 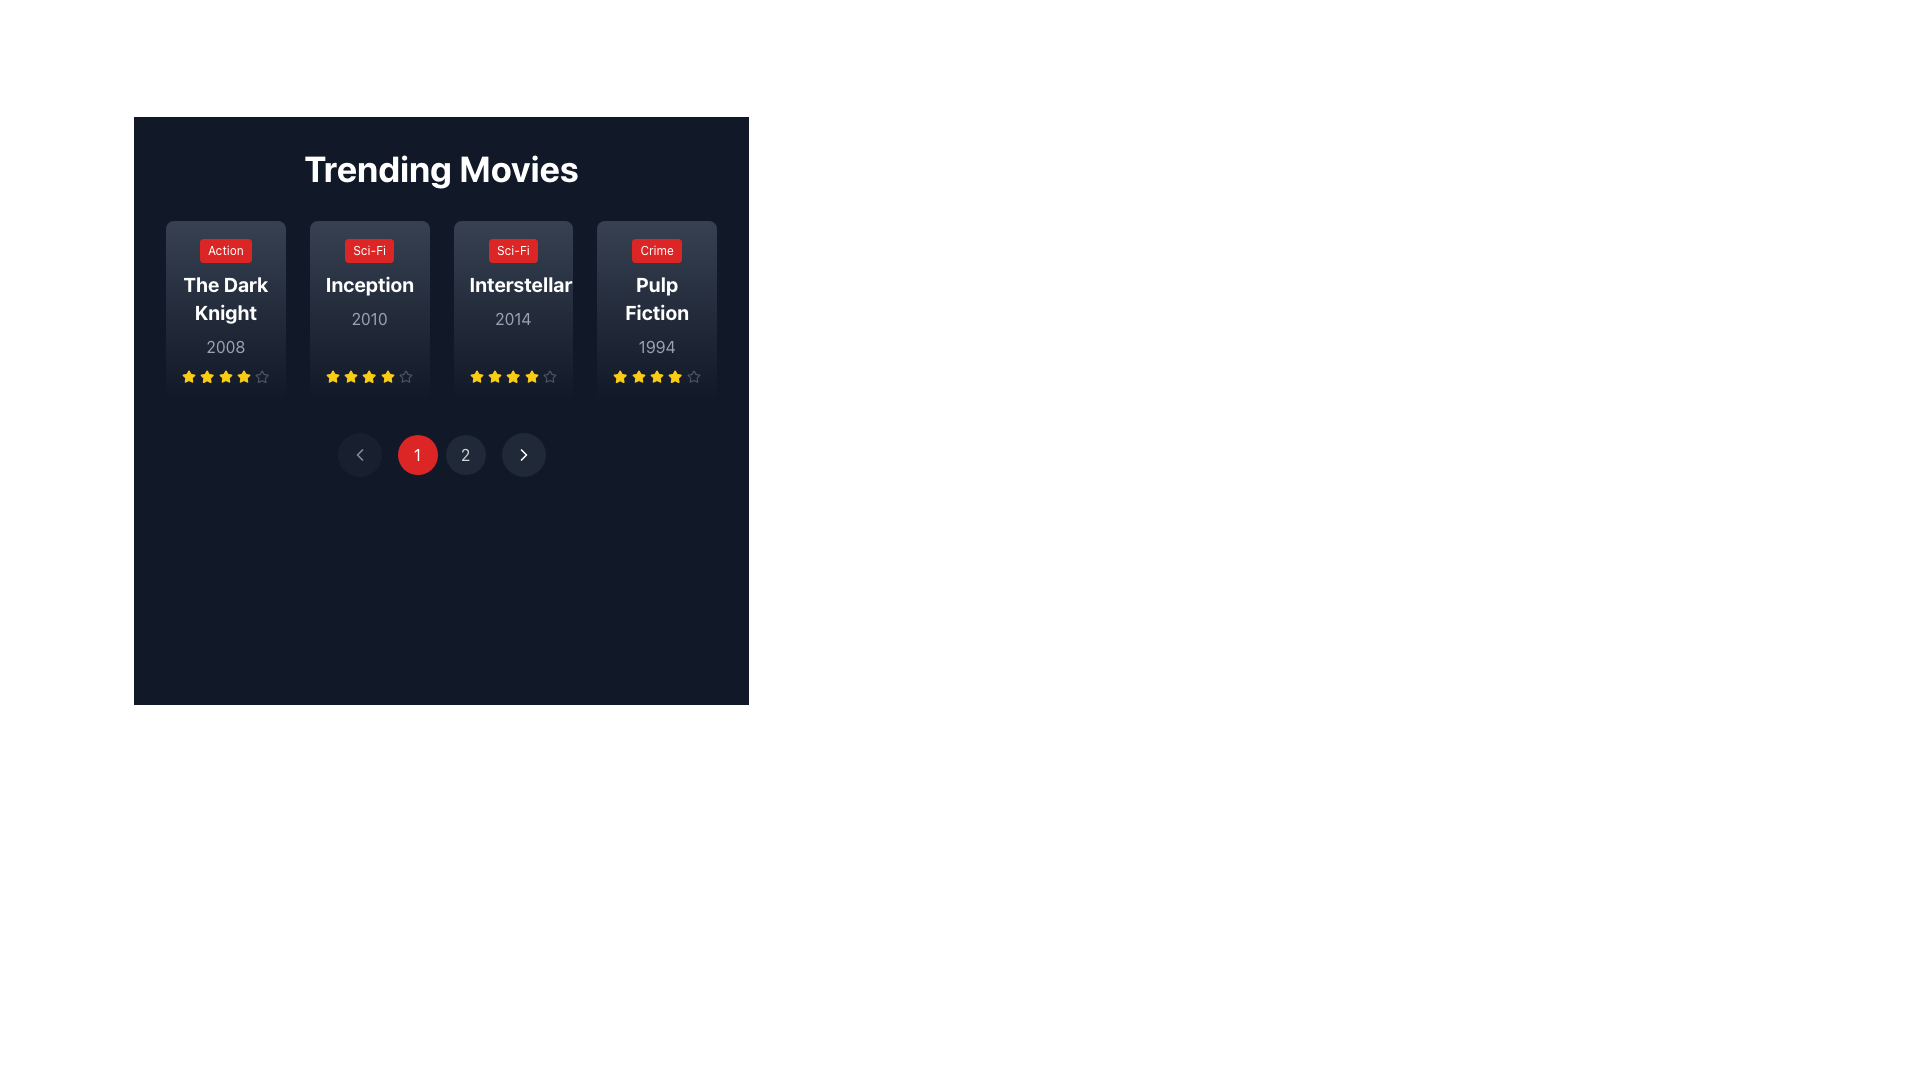 What do you see at coordinates (369, 284) in the screenshot?
I see `the Informational Panel displaying information about the movie 'Inception', which is located in the Trending Movies section between 'The Dark Knight' and 'Interstellar'` at bounding box center [369, 284].